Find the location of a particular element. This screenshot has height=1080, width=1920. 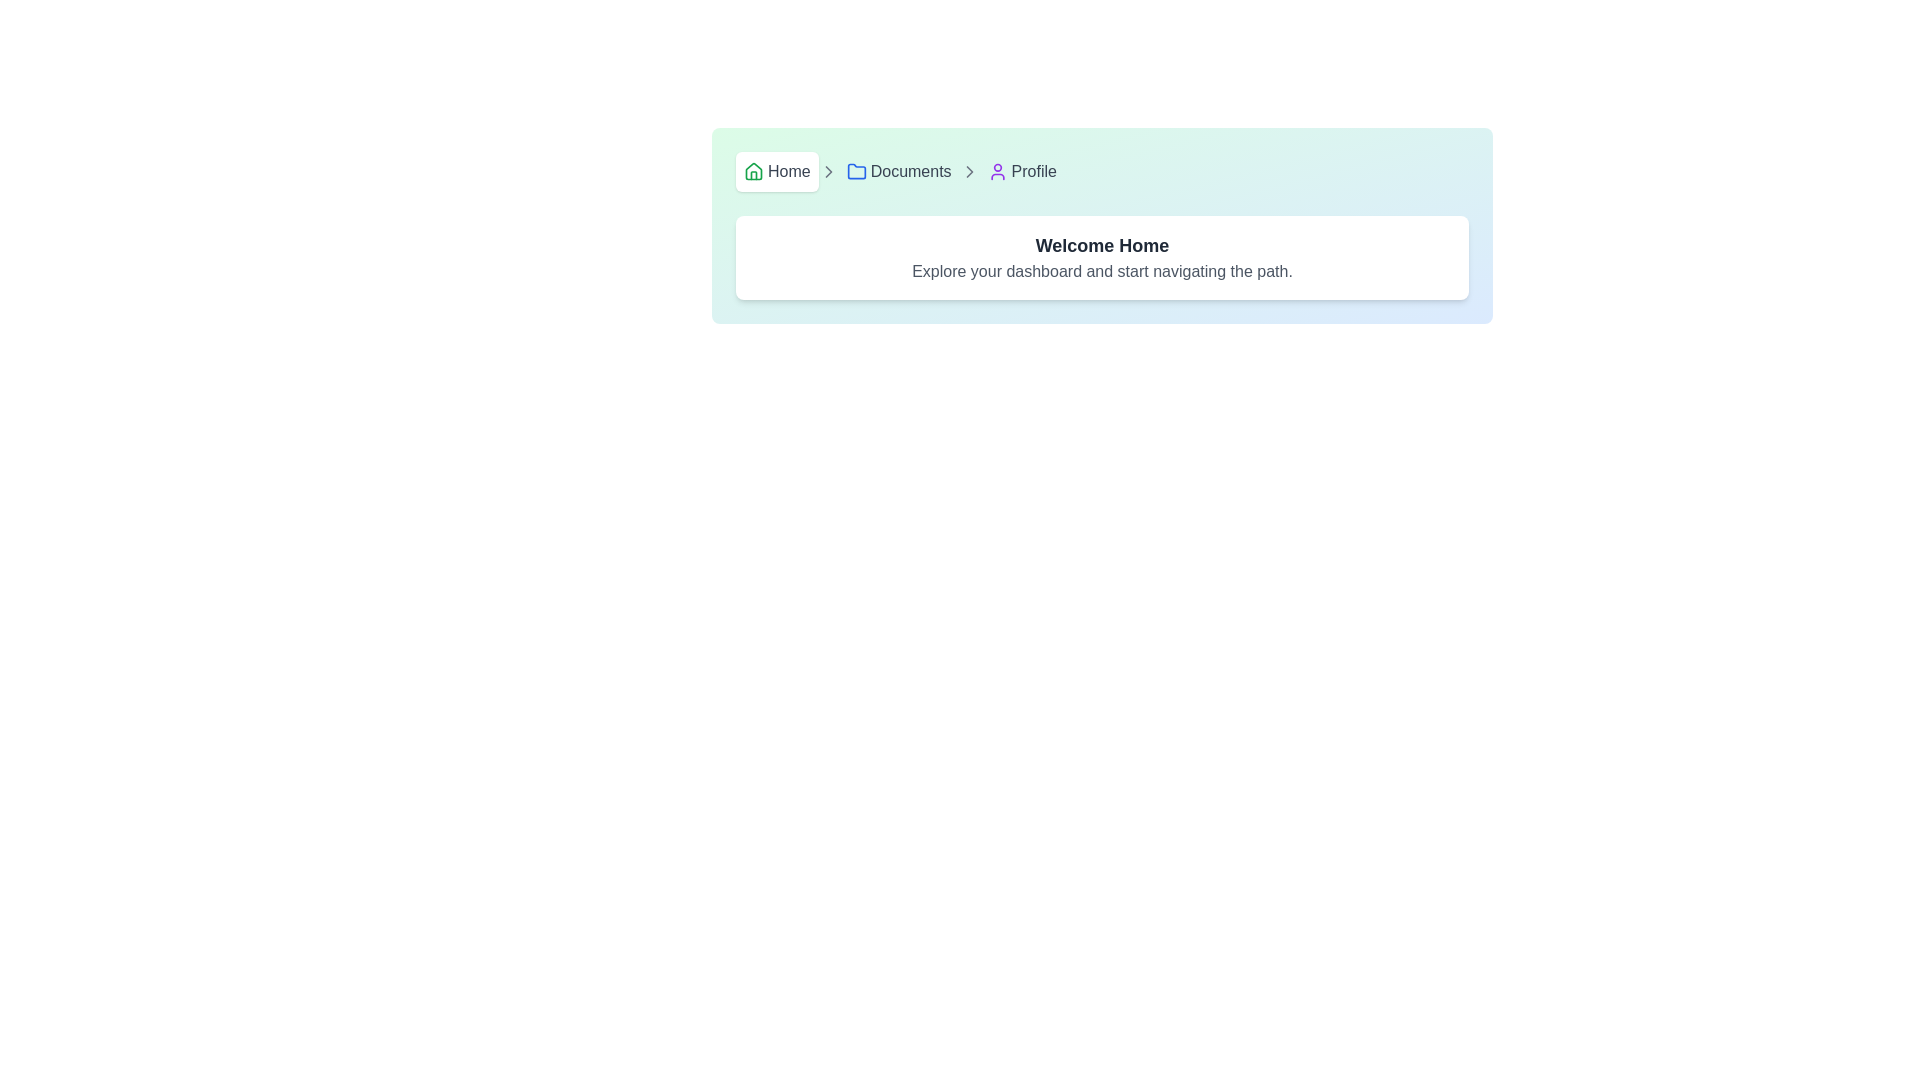

the 'Documents' label, which is a plain text label in dark font color located within the navigation bar, positioned between 'Home' and 'Profile' labels is located at coordinates (910, 171).